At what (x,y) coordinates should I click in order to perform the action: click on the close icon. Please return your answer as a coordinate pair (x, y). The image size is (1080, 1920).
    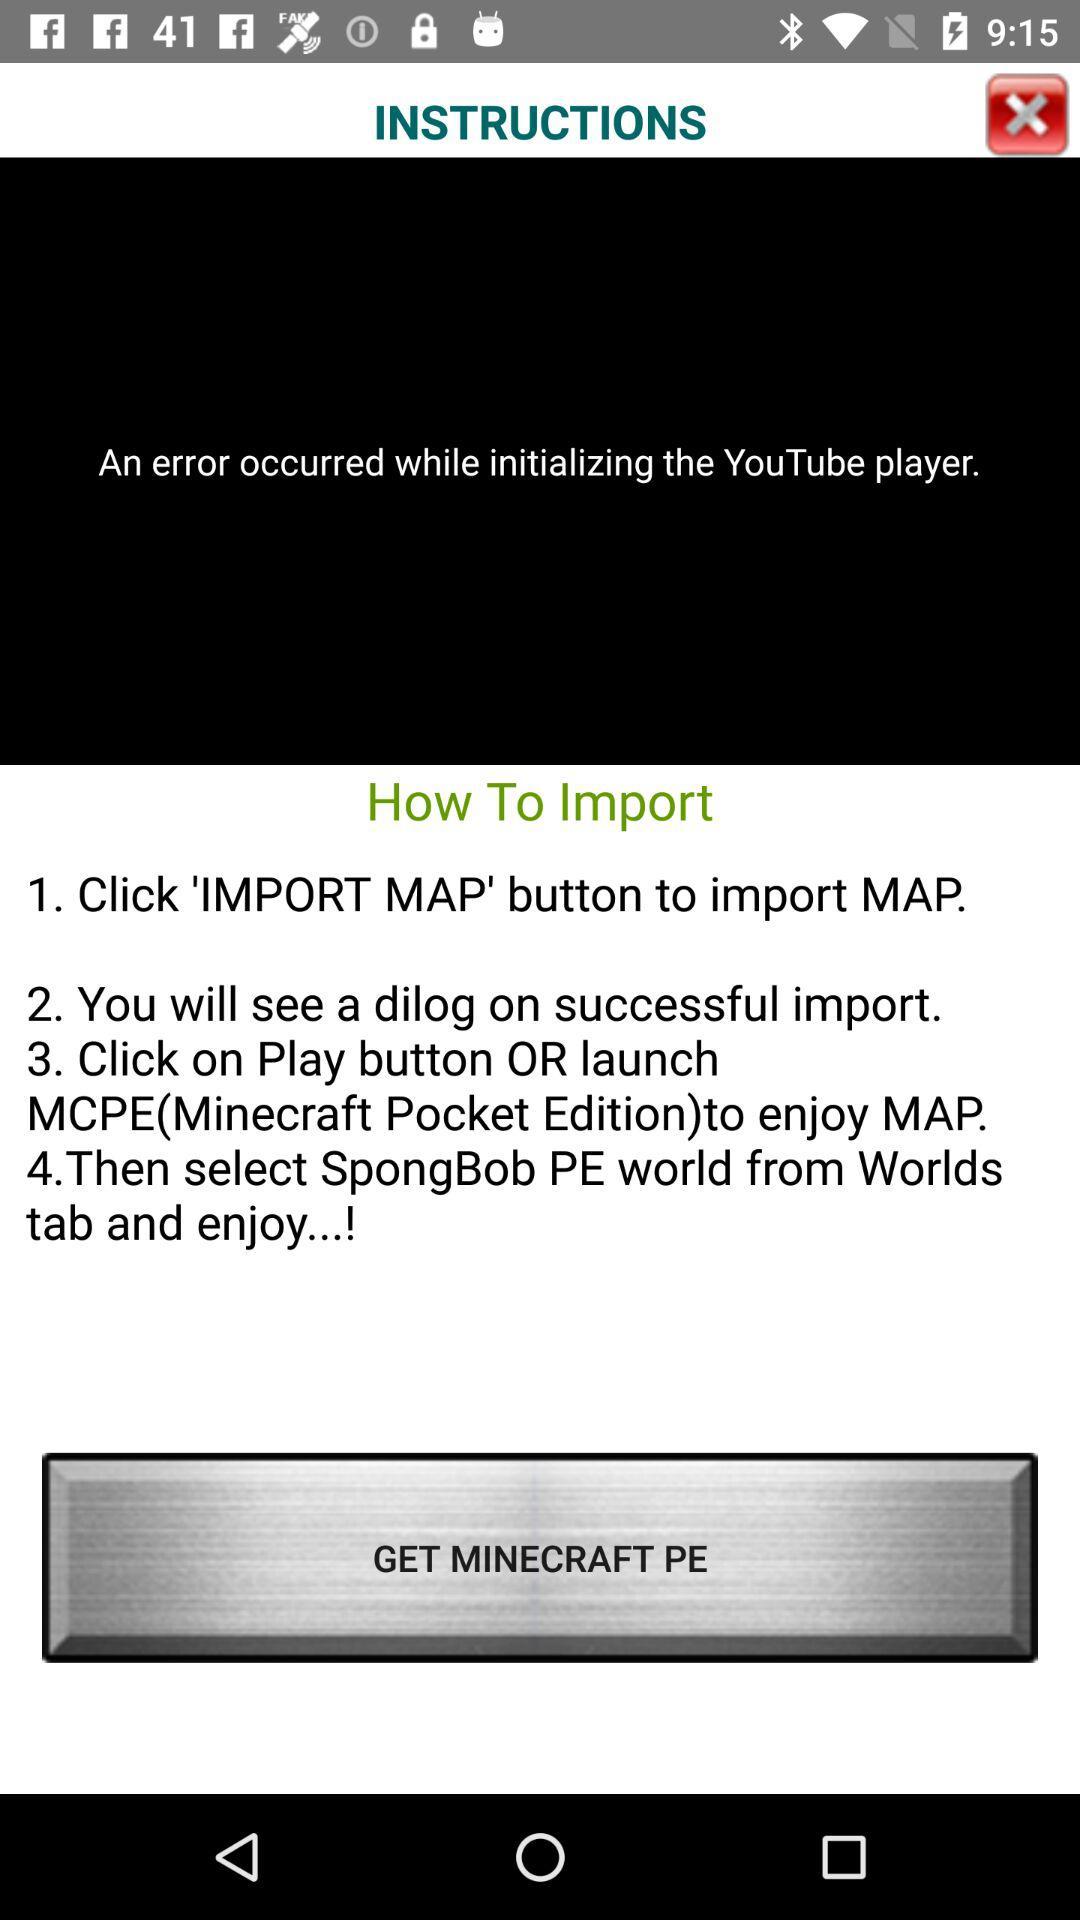
    Looking at the image, I should click on (1027, 114).